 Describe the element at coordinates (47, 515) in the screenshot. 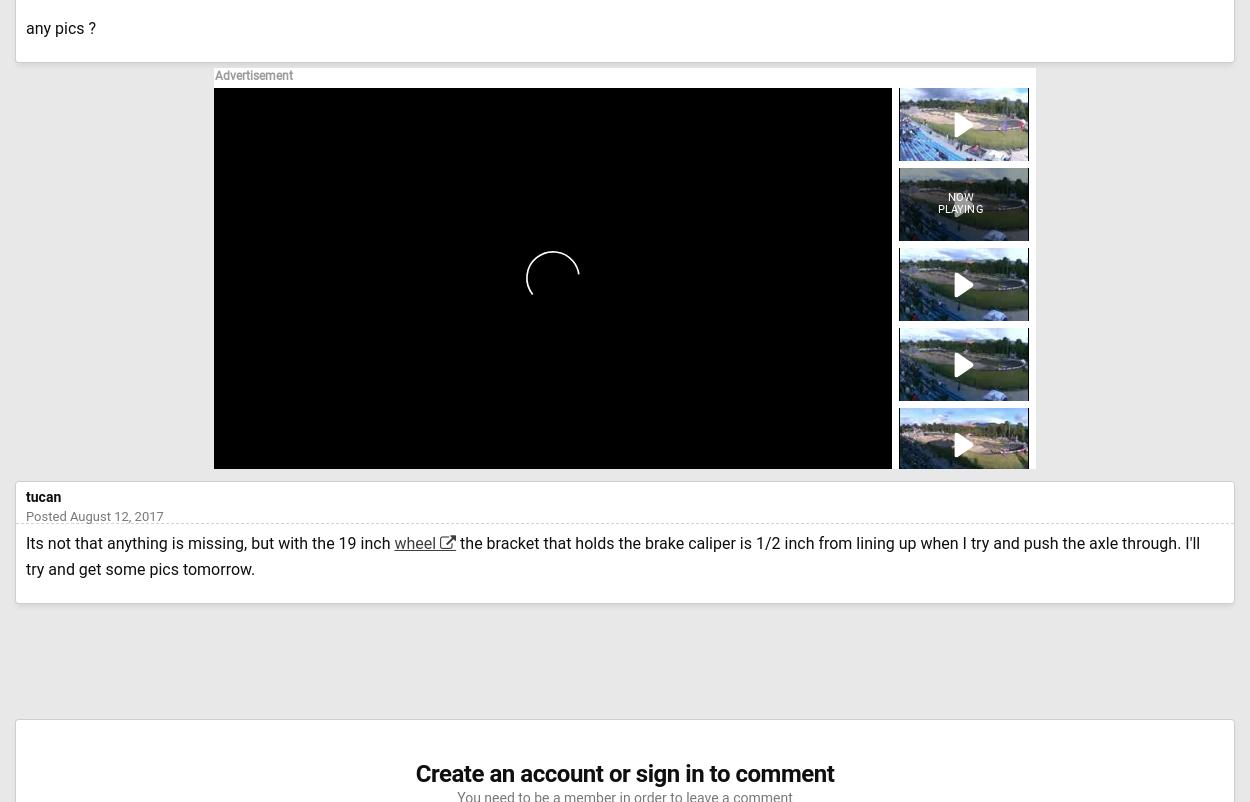

I see `'Posted'` at that location.